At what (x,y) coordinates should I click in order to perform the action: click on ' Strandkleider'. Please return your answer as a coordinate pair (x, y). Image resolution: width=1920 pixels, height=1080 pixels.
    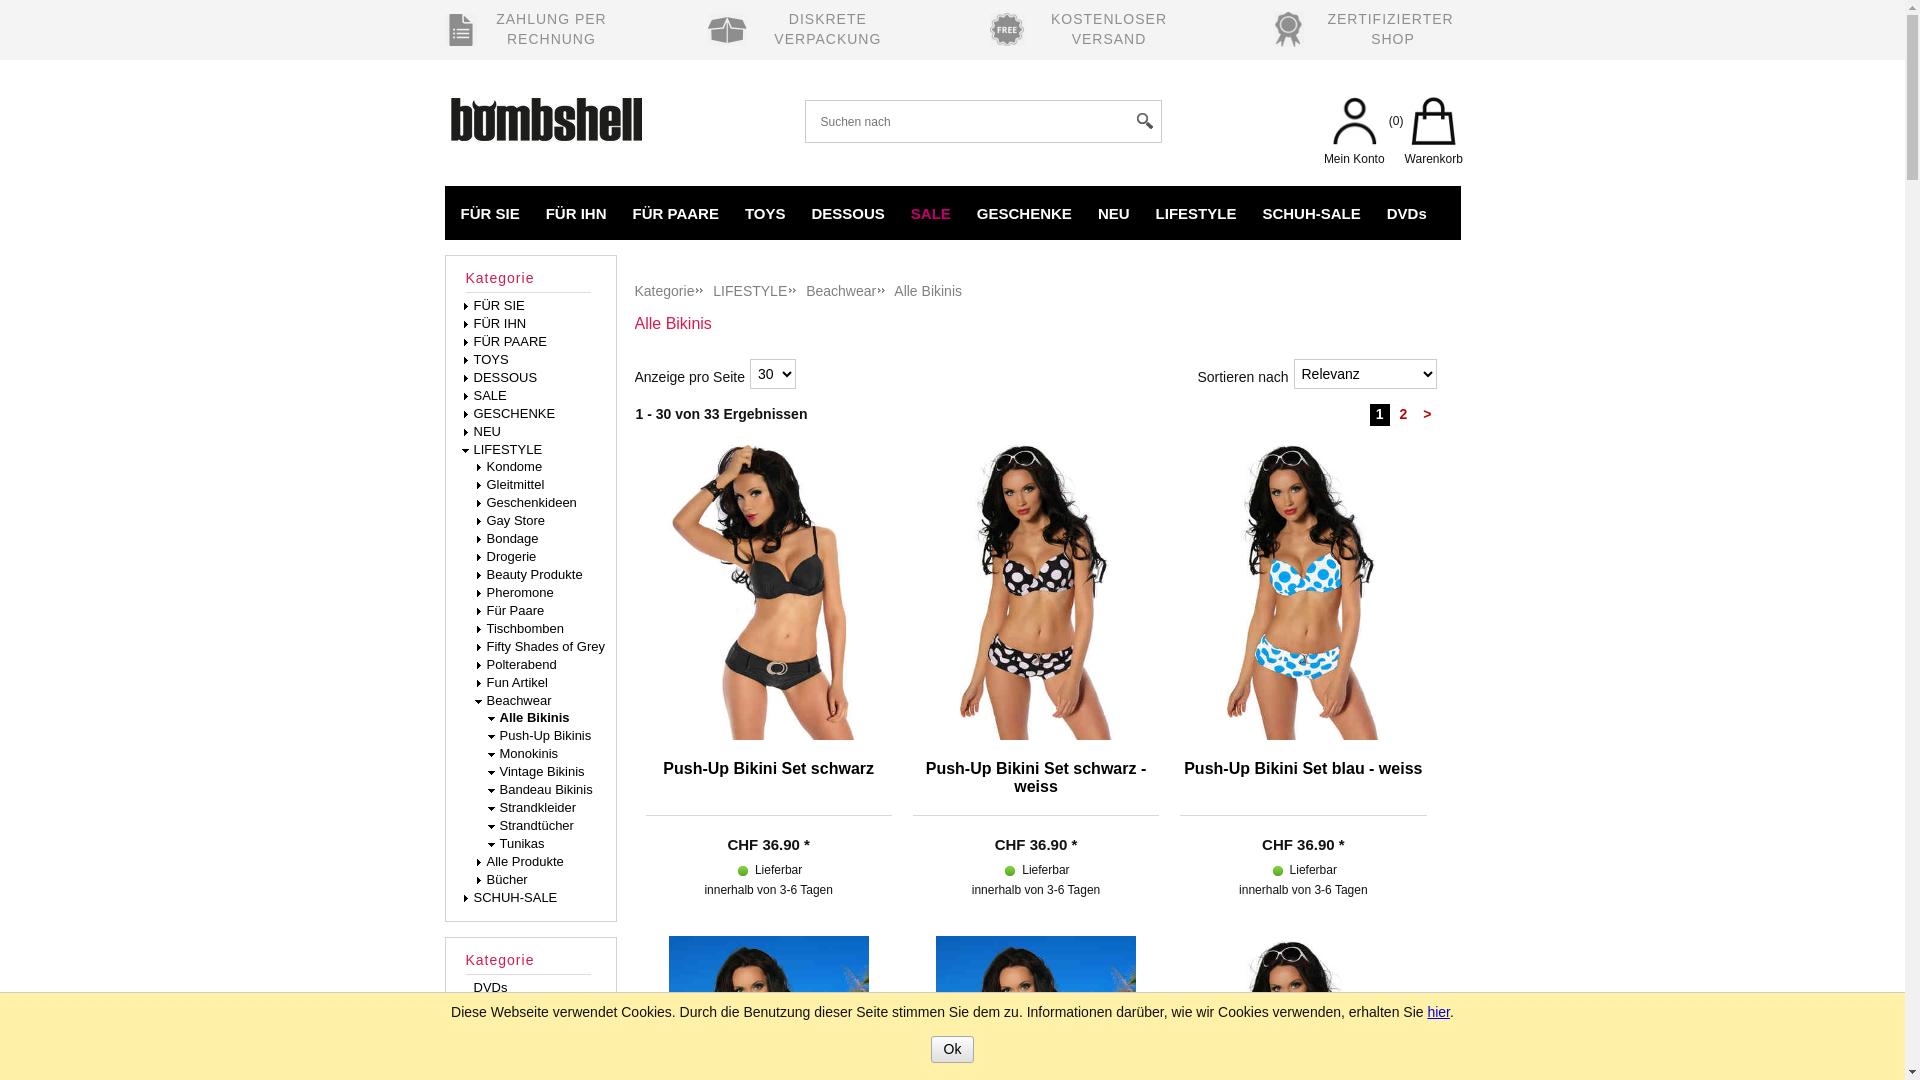
    Looking at the image, I should click on (539, 806).